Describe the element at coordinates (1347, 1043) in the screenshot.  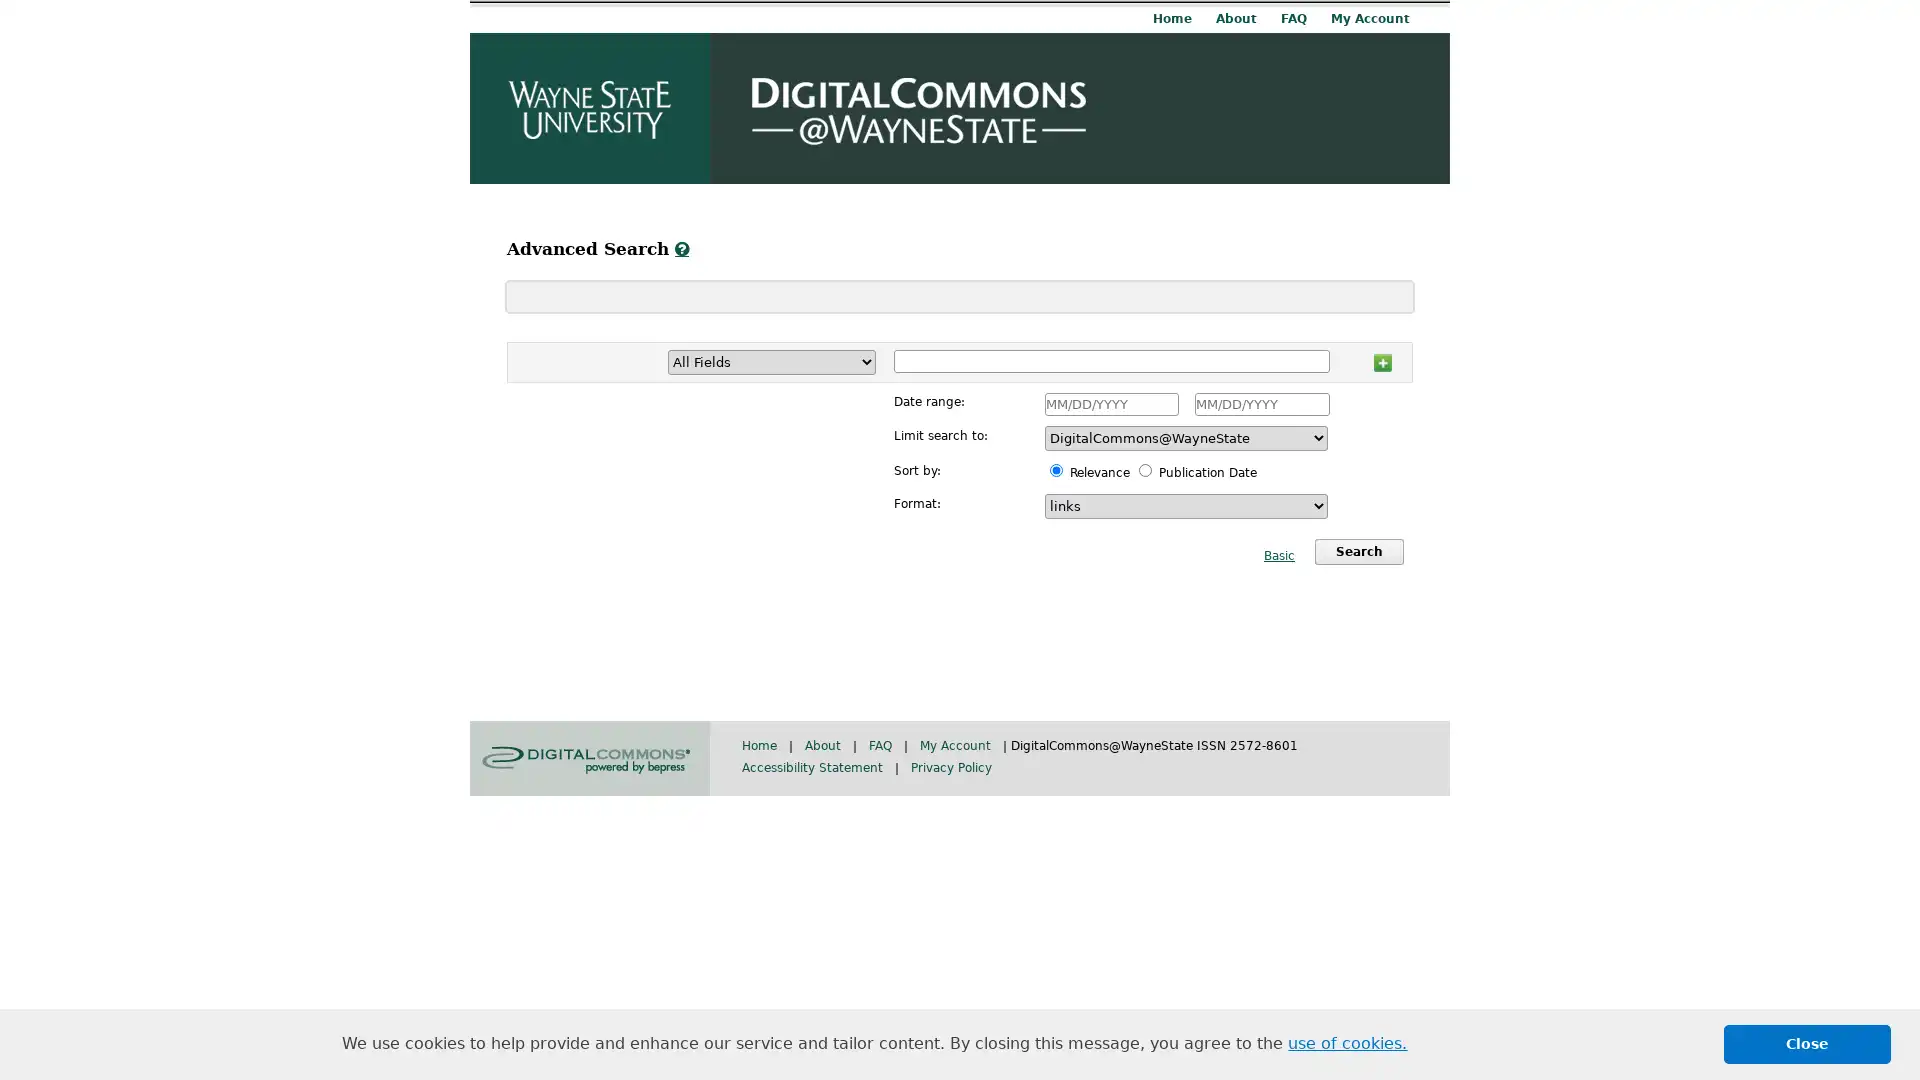
I see `learn more about cookies` at that location.